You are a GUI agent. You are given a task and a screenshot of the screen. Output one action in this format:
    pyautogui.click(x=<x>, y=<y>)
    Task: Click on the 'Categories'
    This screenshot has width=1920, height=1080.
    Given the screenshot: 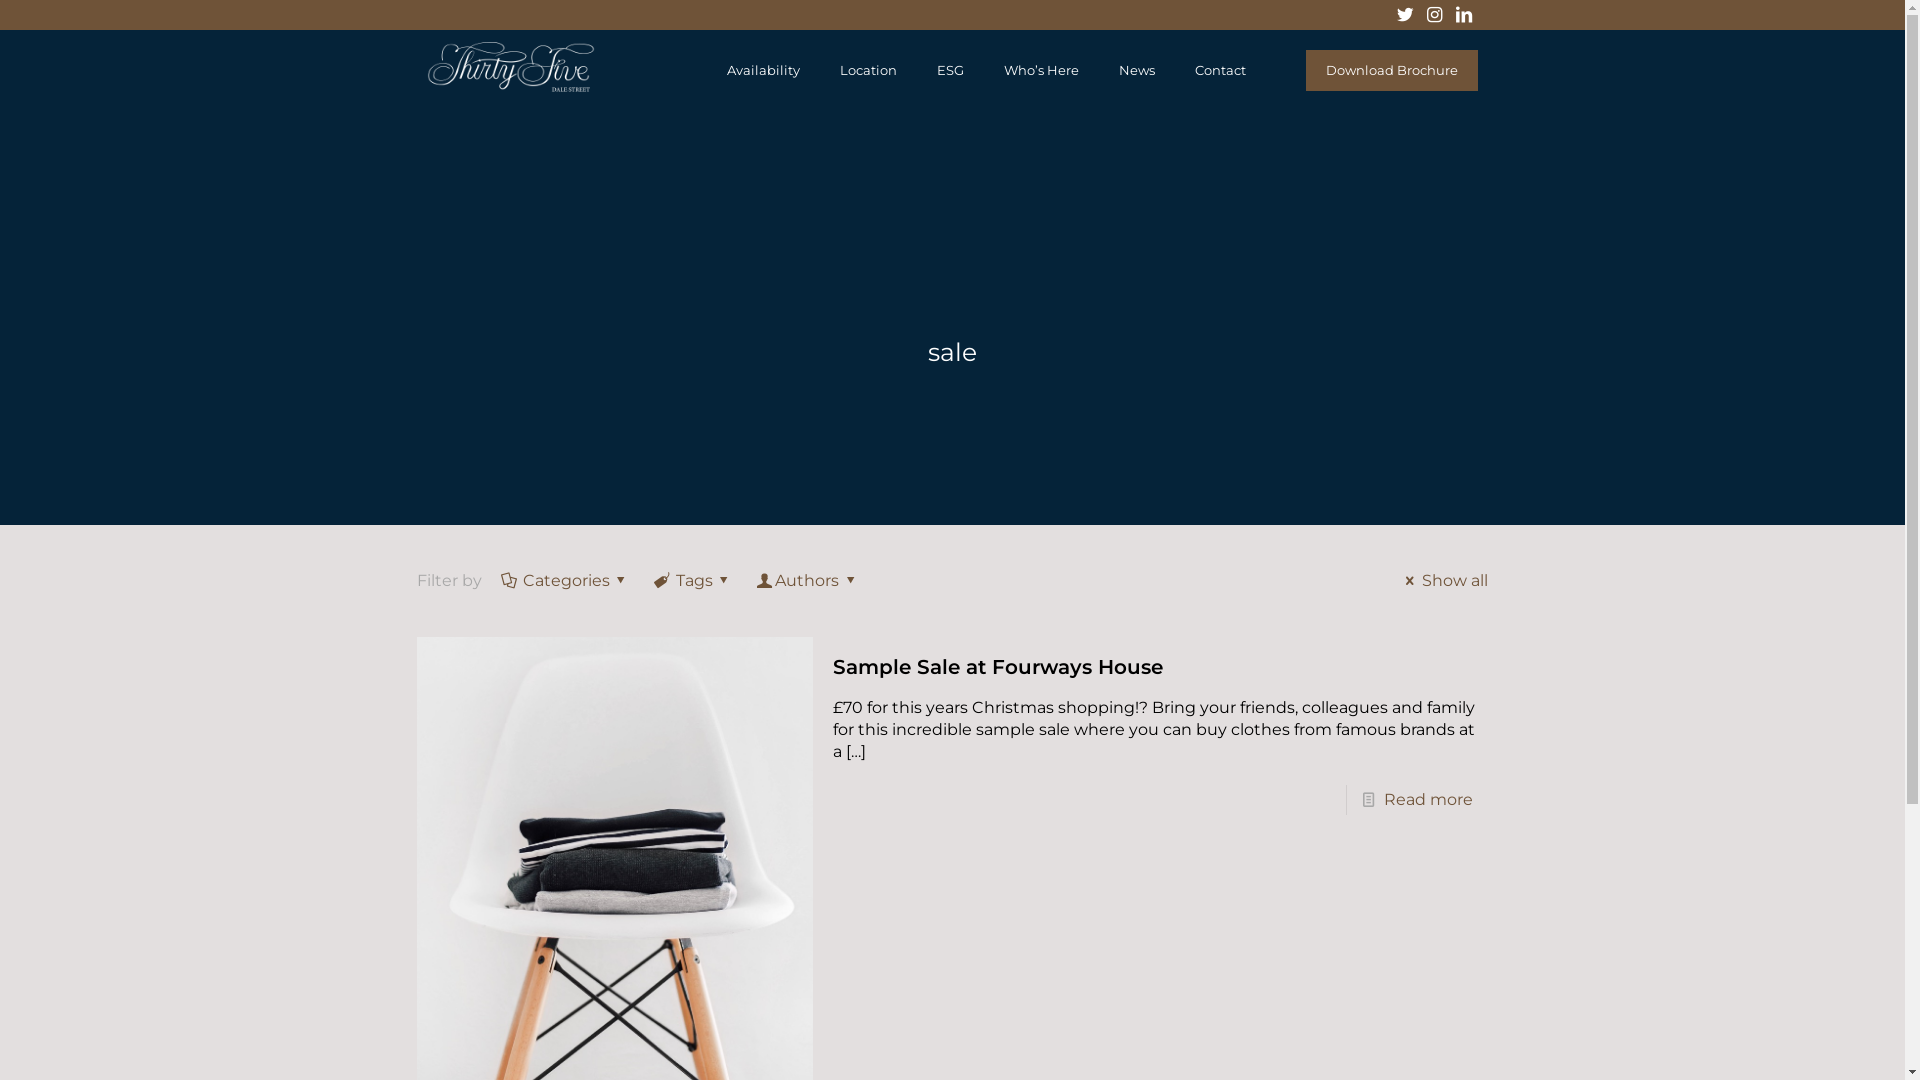 What is the action you would take?
    pyautogui.click(x=565, y=580)
    